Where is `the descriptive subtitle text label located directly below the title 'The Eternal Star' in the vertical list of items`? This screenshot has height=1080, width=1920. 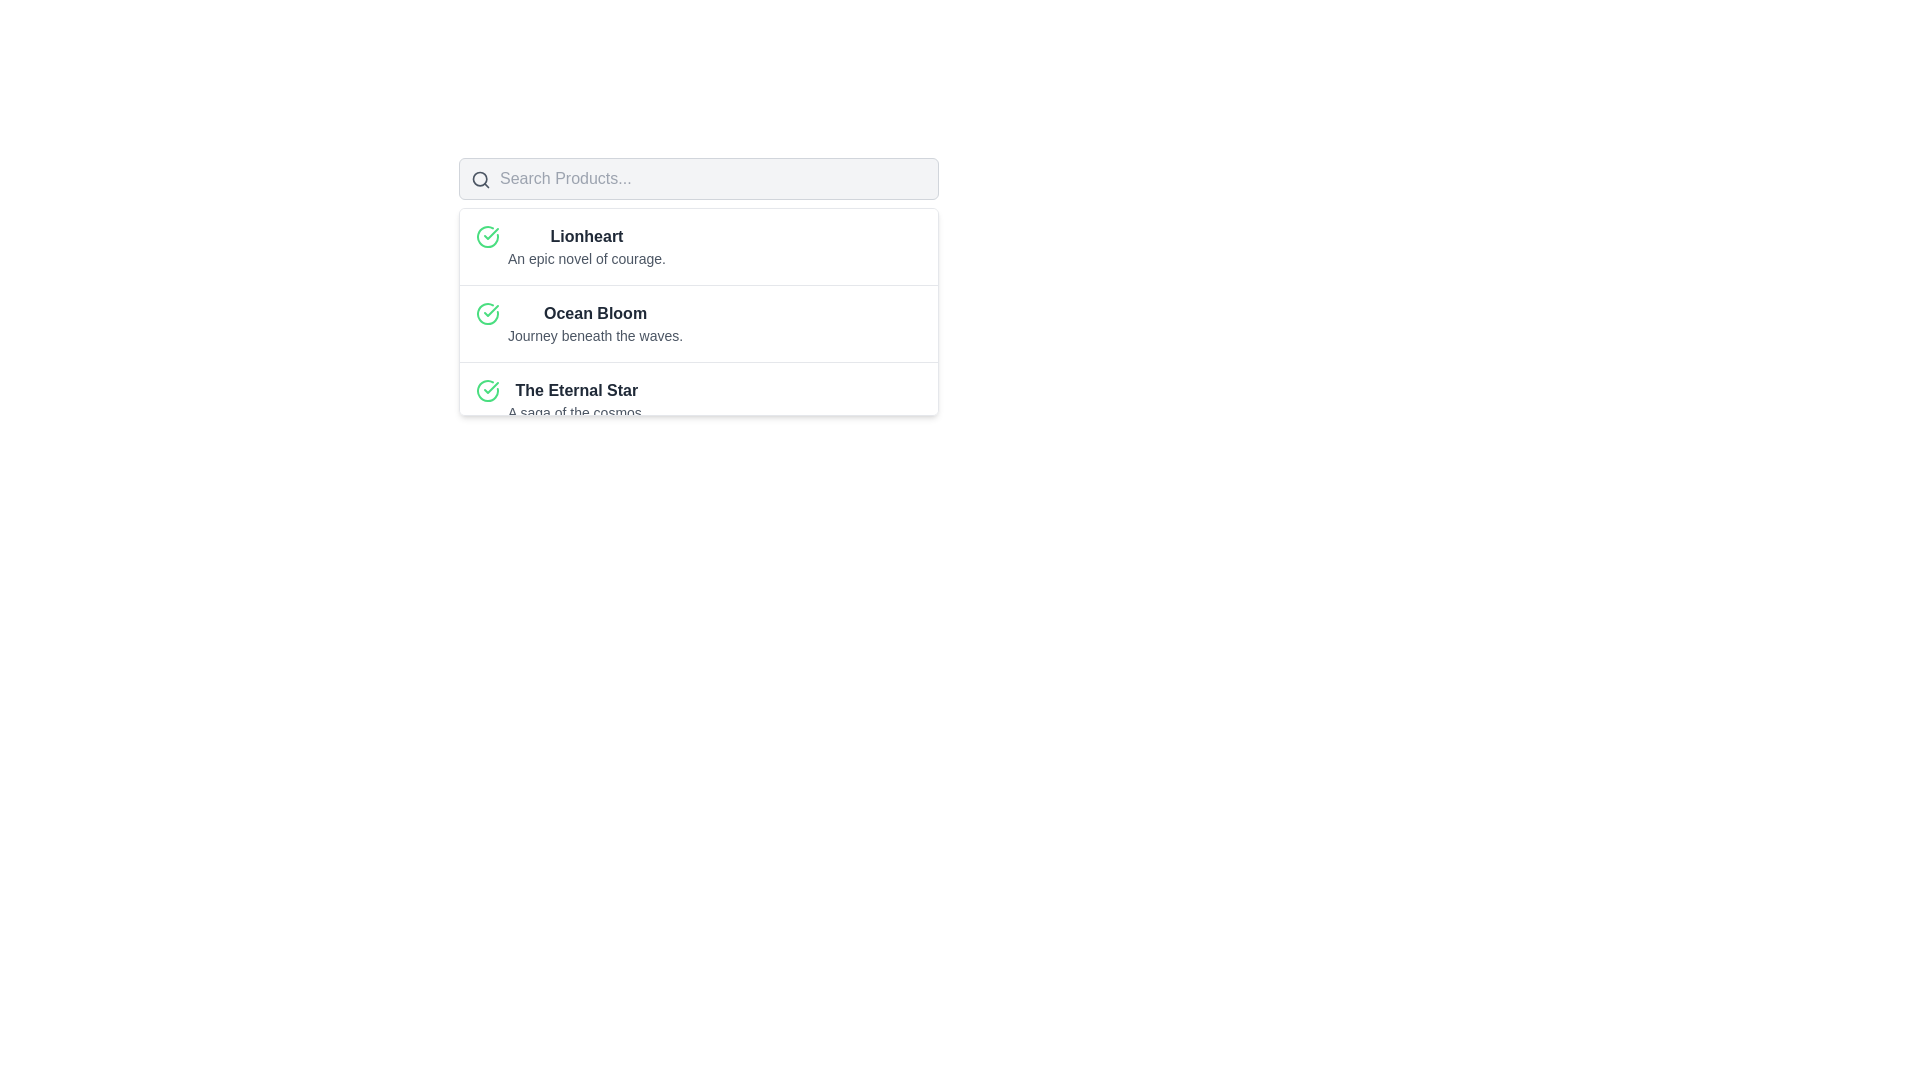
the descriptive subtitle text label located directly below the title 'The Eternal Star' in the vertical list of items is located at coordinates (575, 411).